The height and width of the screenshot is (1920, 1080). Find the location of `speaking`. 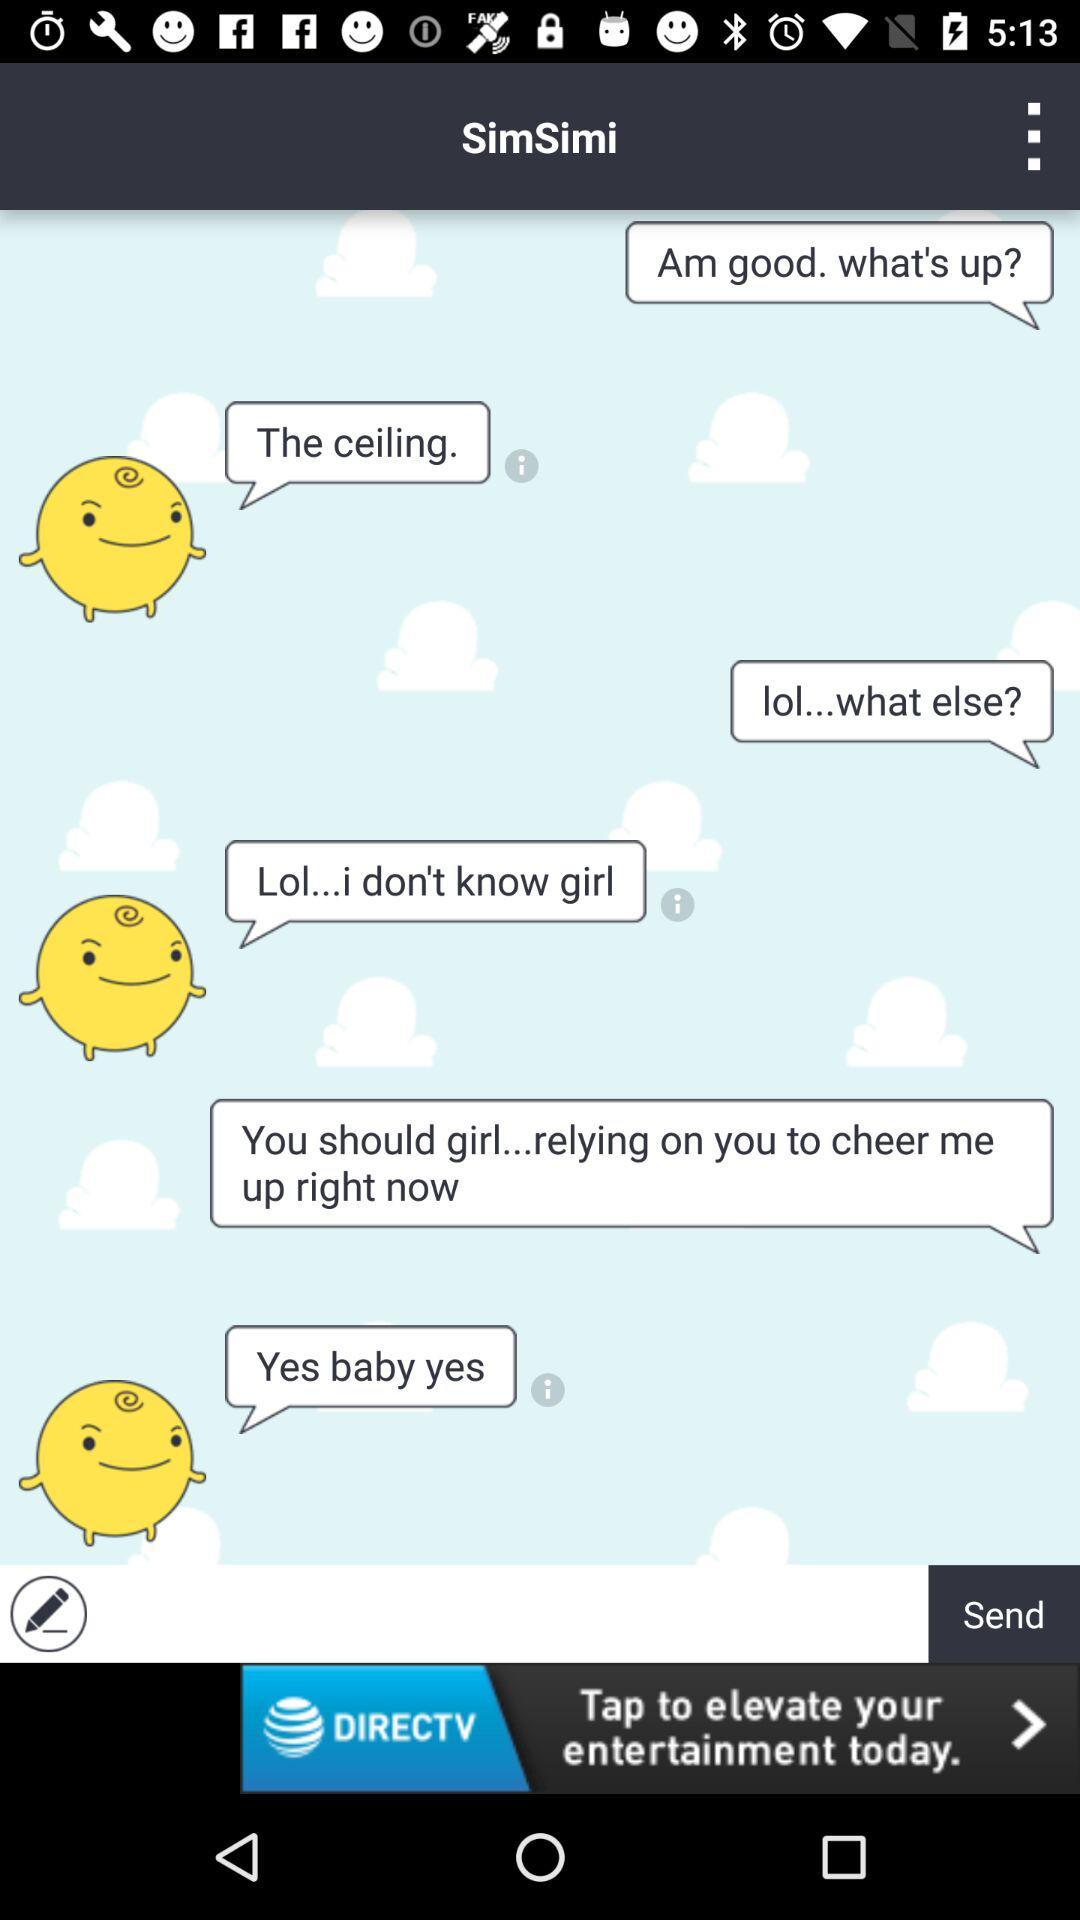

speaking is located at coordinates (112, 978).